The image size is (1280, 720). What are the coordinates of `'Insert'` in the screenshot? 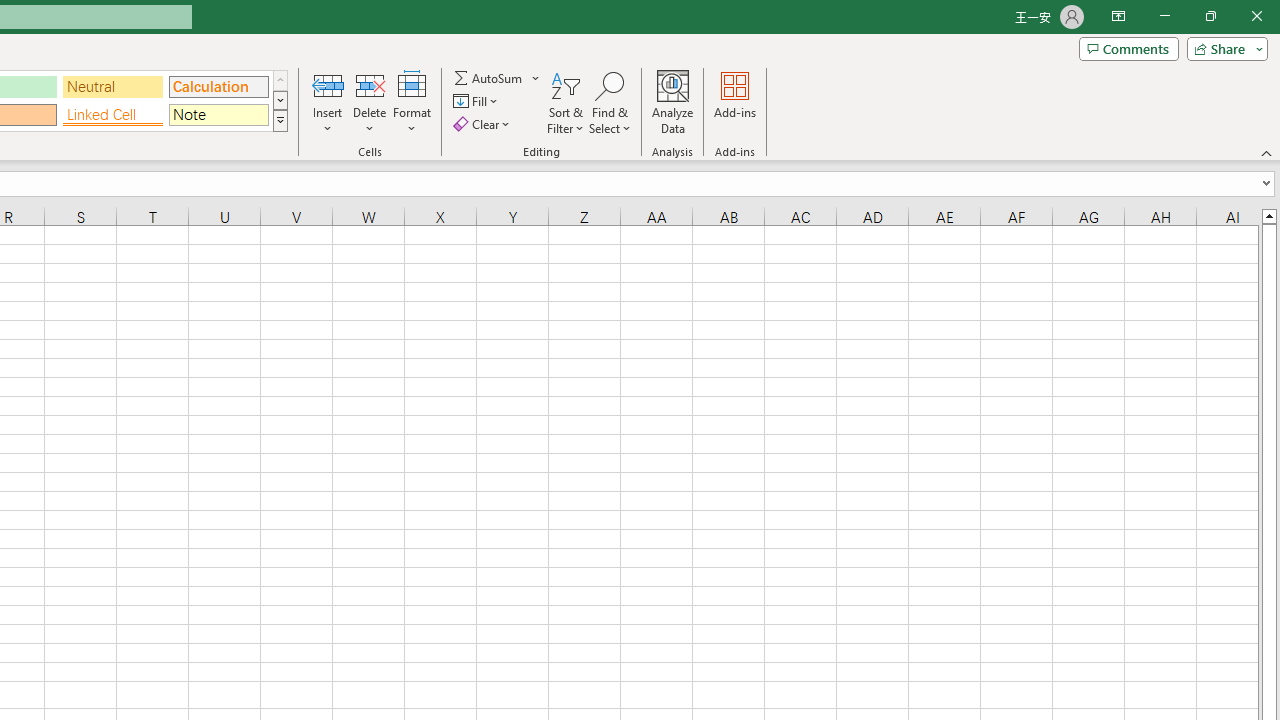 It's located at (328, 103).